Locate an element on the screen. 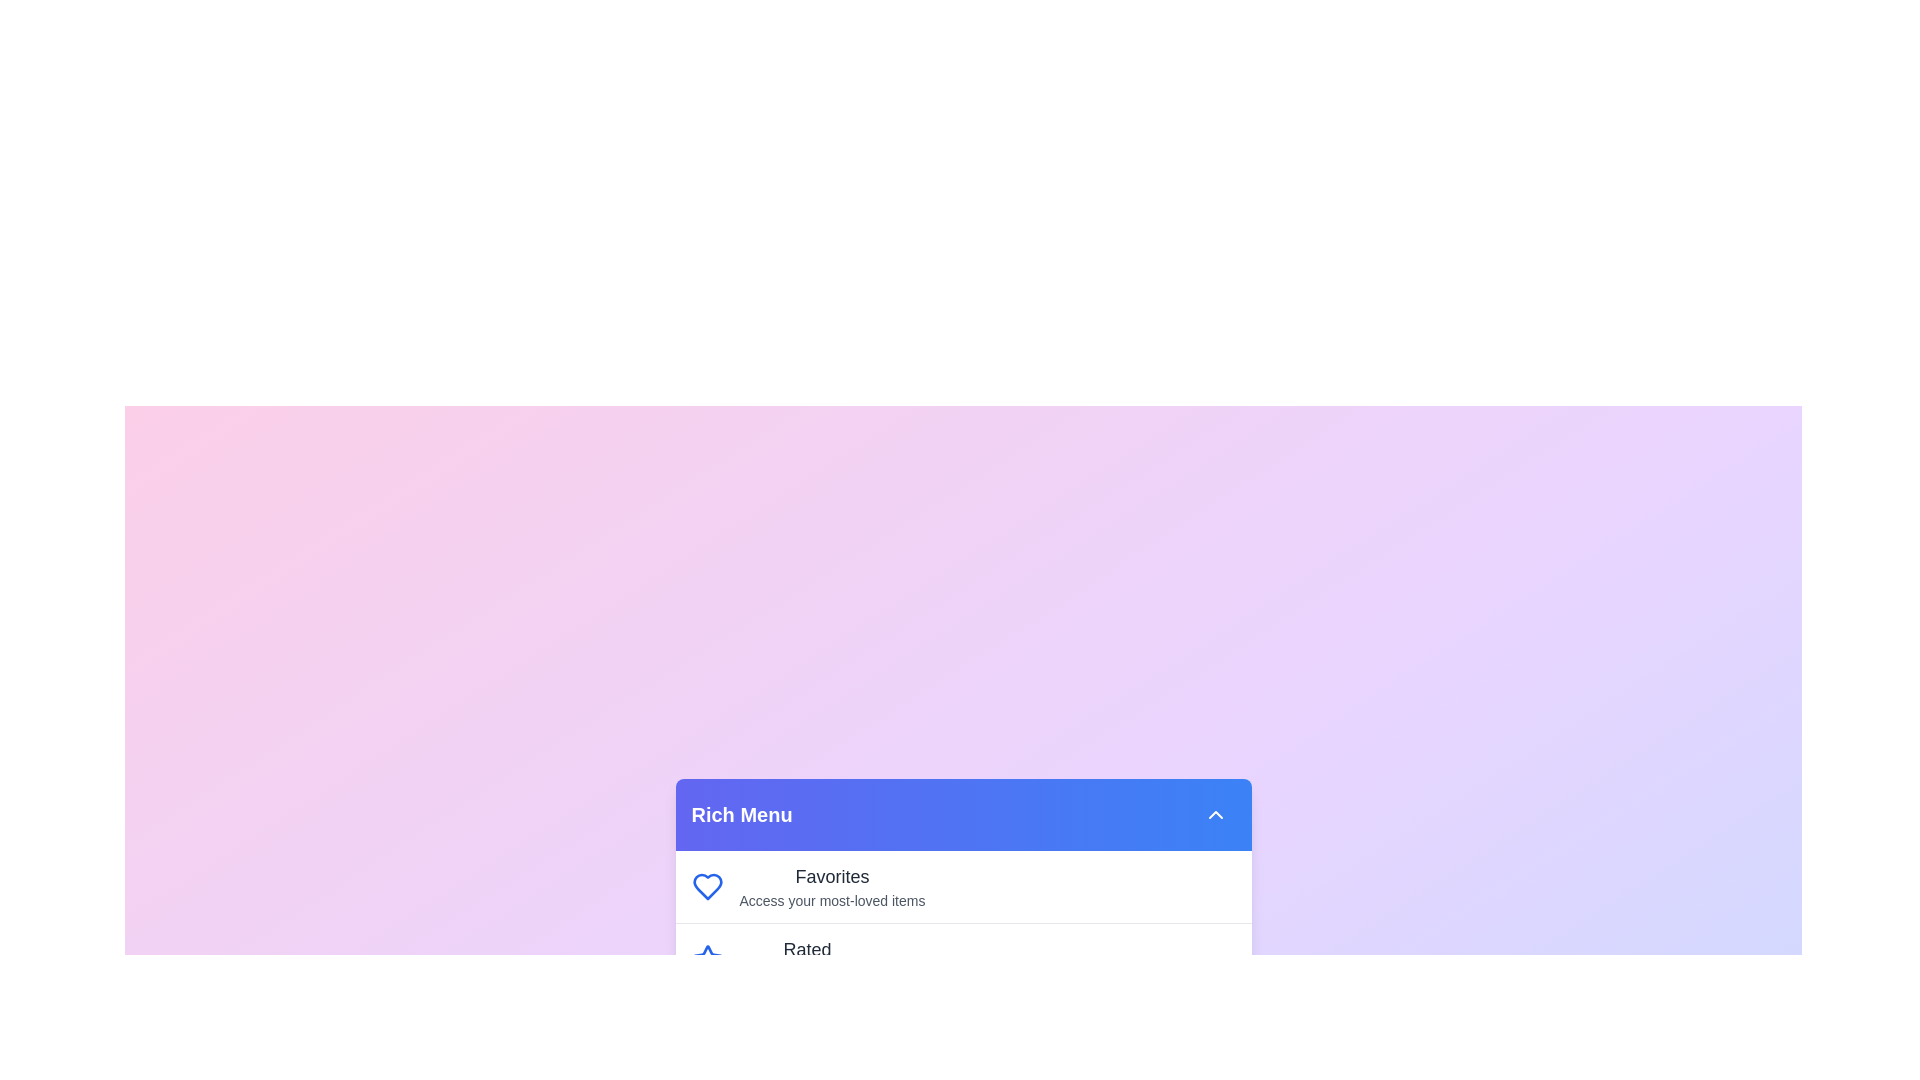 Image resolution: width=1920 pixels, height=1080 pixels. the menu item labeled Rated by clicking on it is located at coordinates (807, 959).